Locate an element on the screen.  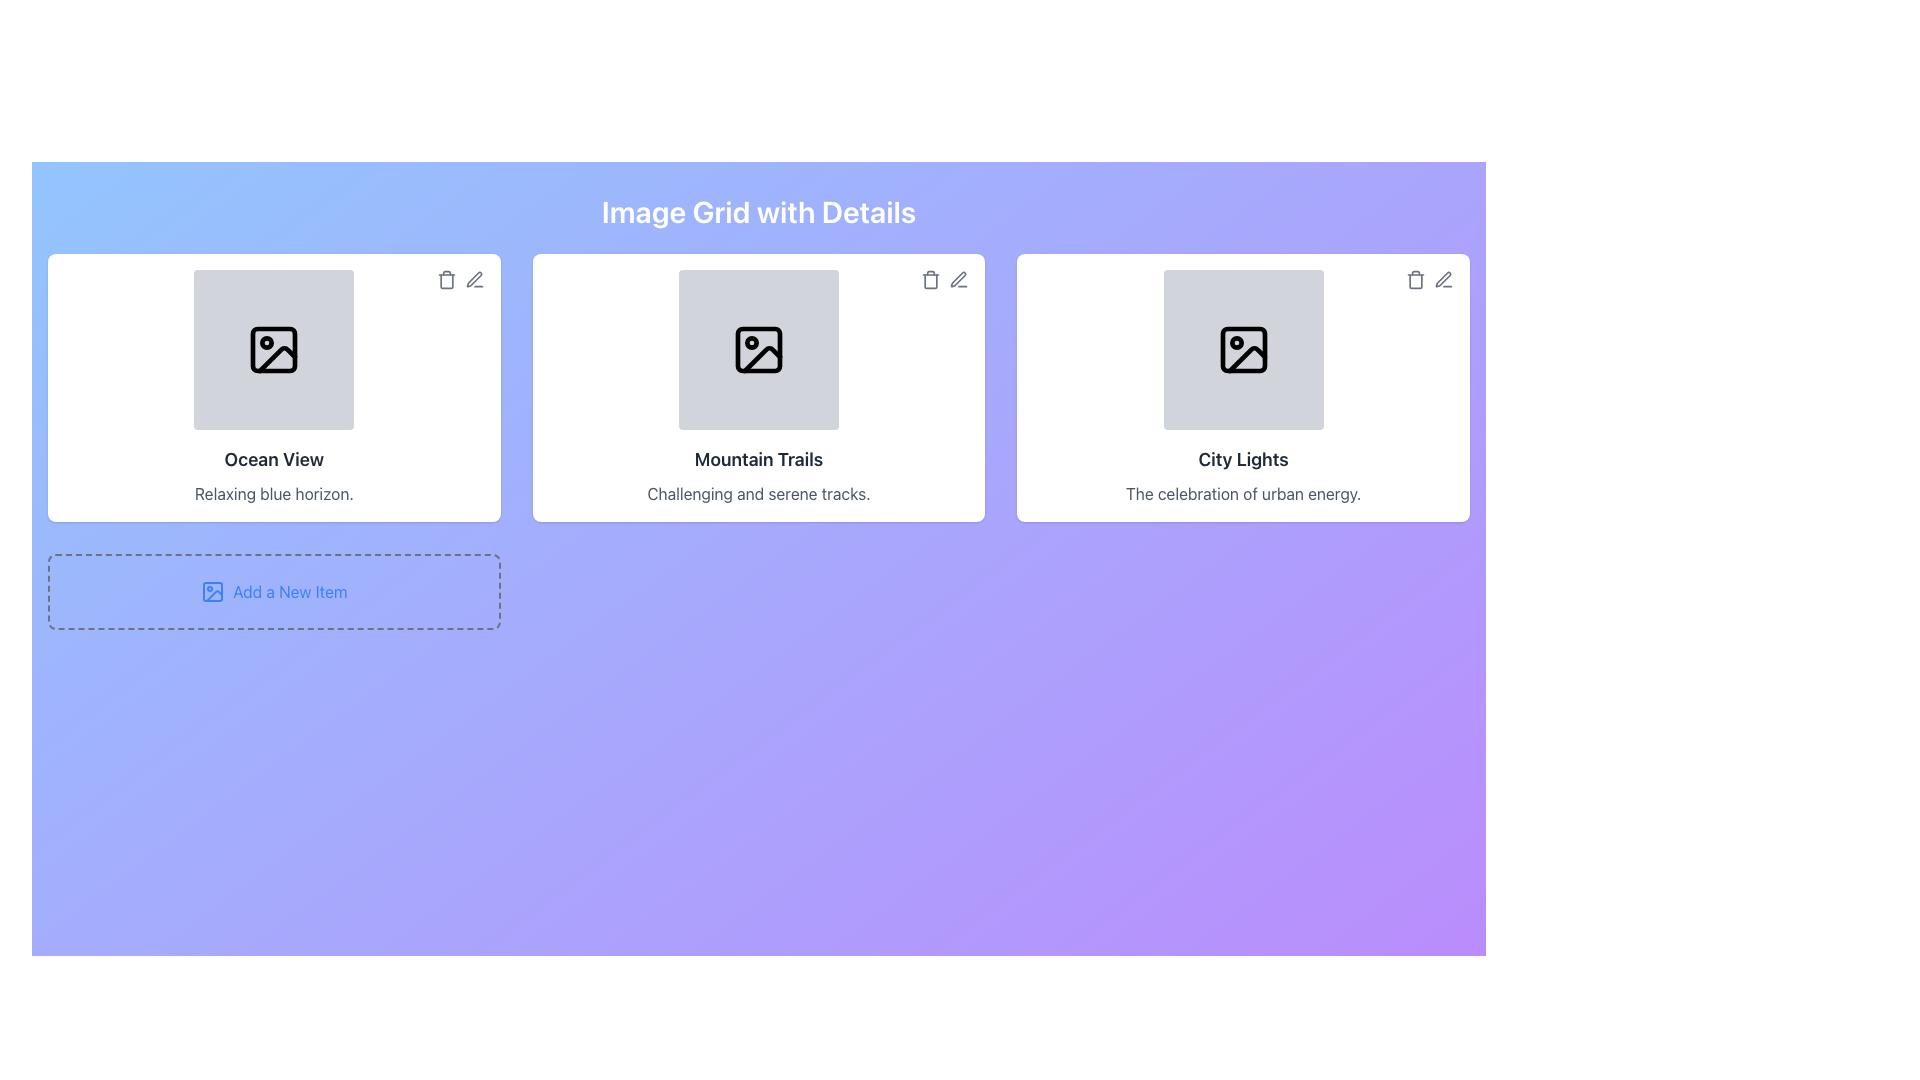
the 'City Lights' text label, which is styled with a large, bold font and is centrally aligned in a dark gray color, located in the third item of a three-item grid layout is located at coordinates (1242, 459).